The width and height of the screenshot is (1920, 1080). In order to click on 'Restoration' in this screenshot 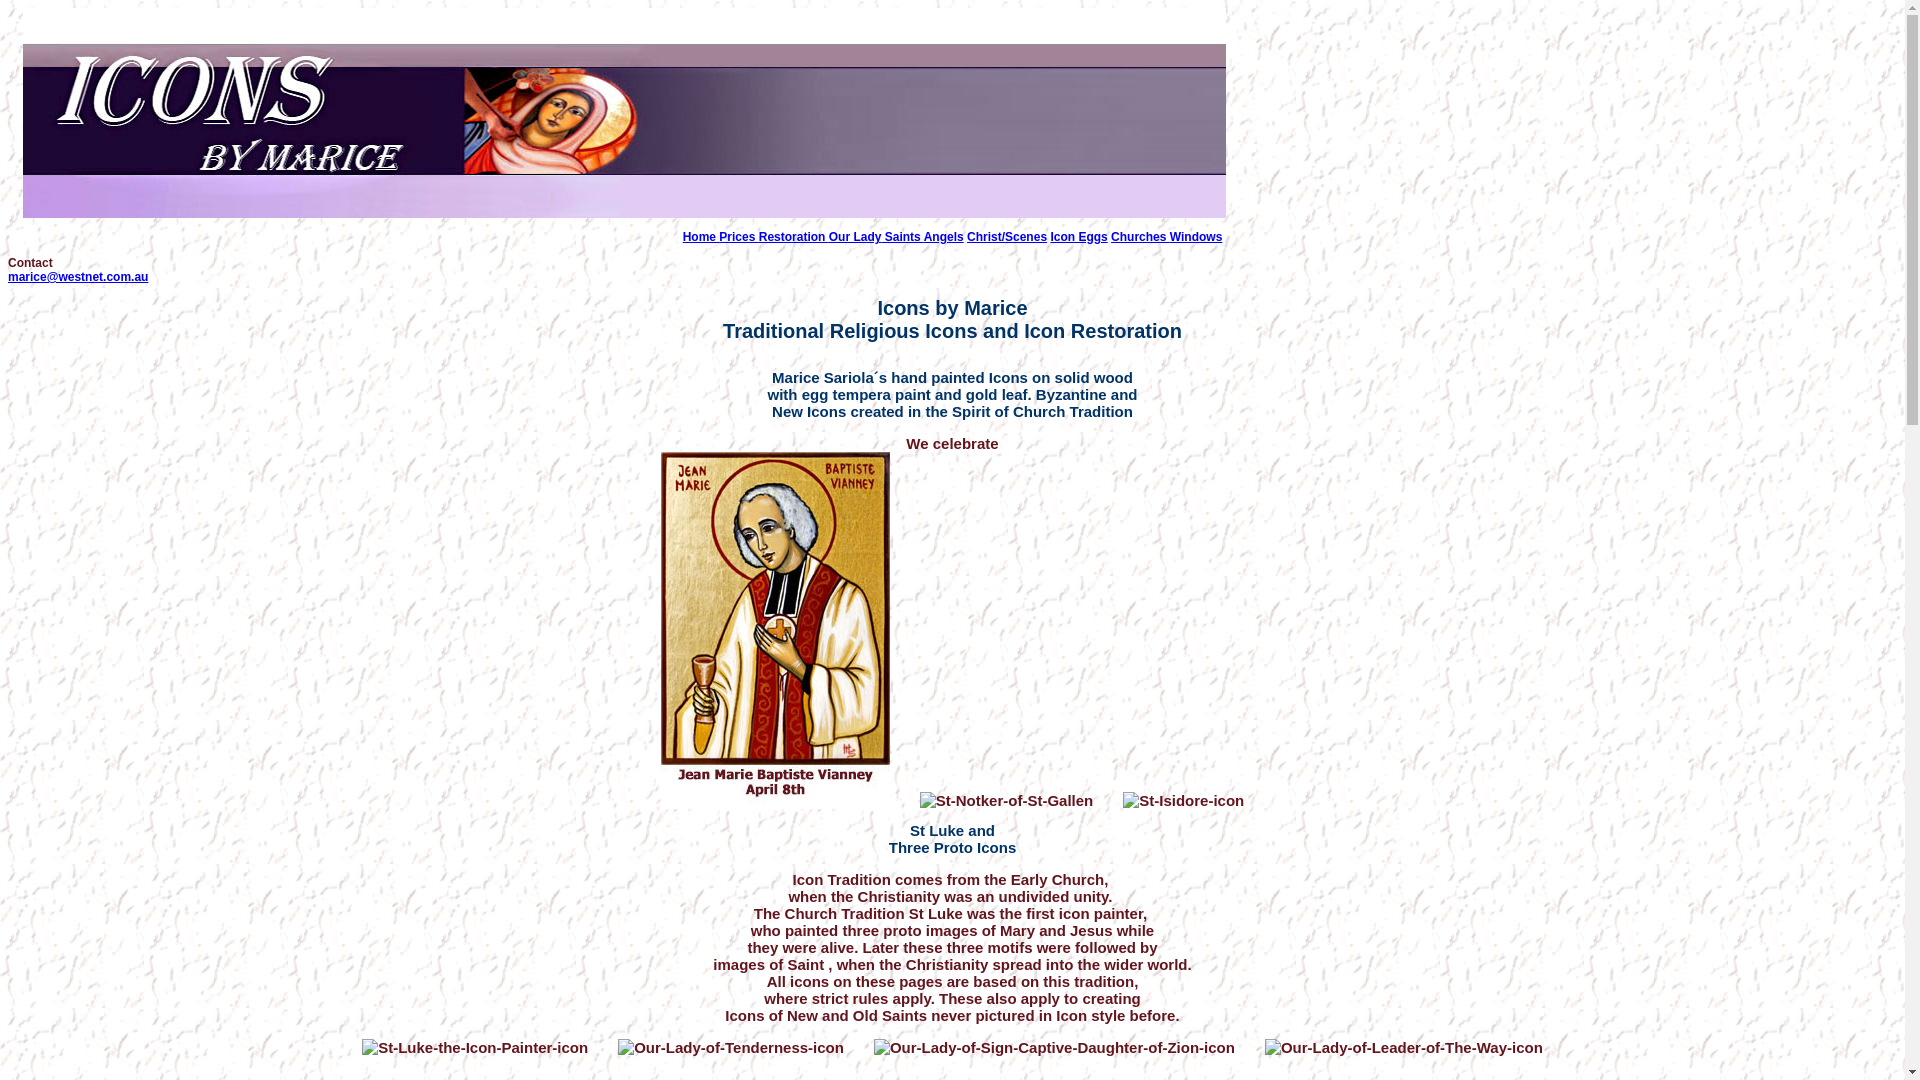, I will do `click(792, 235)`.